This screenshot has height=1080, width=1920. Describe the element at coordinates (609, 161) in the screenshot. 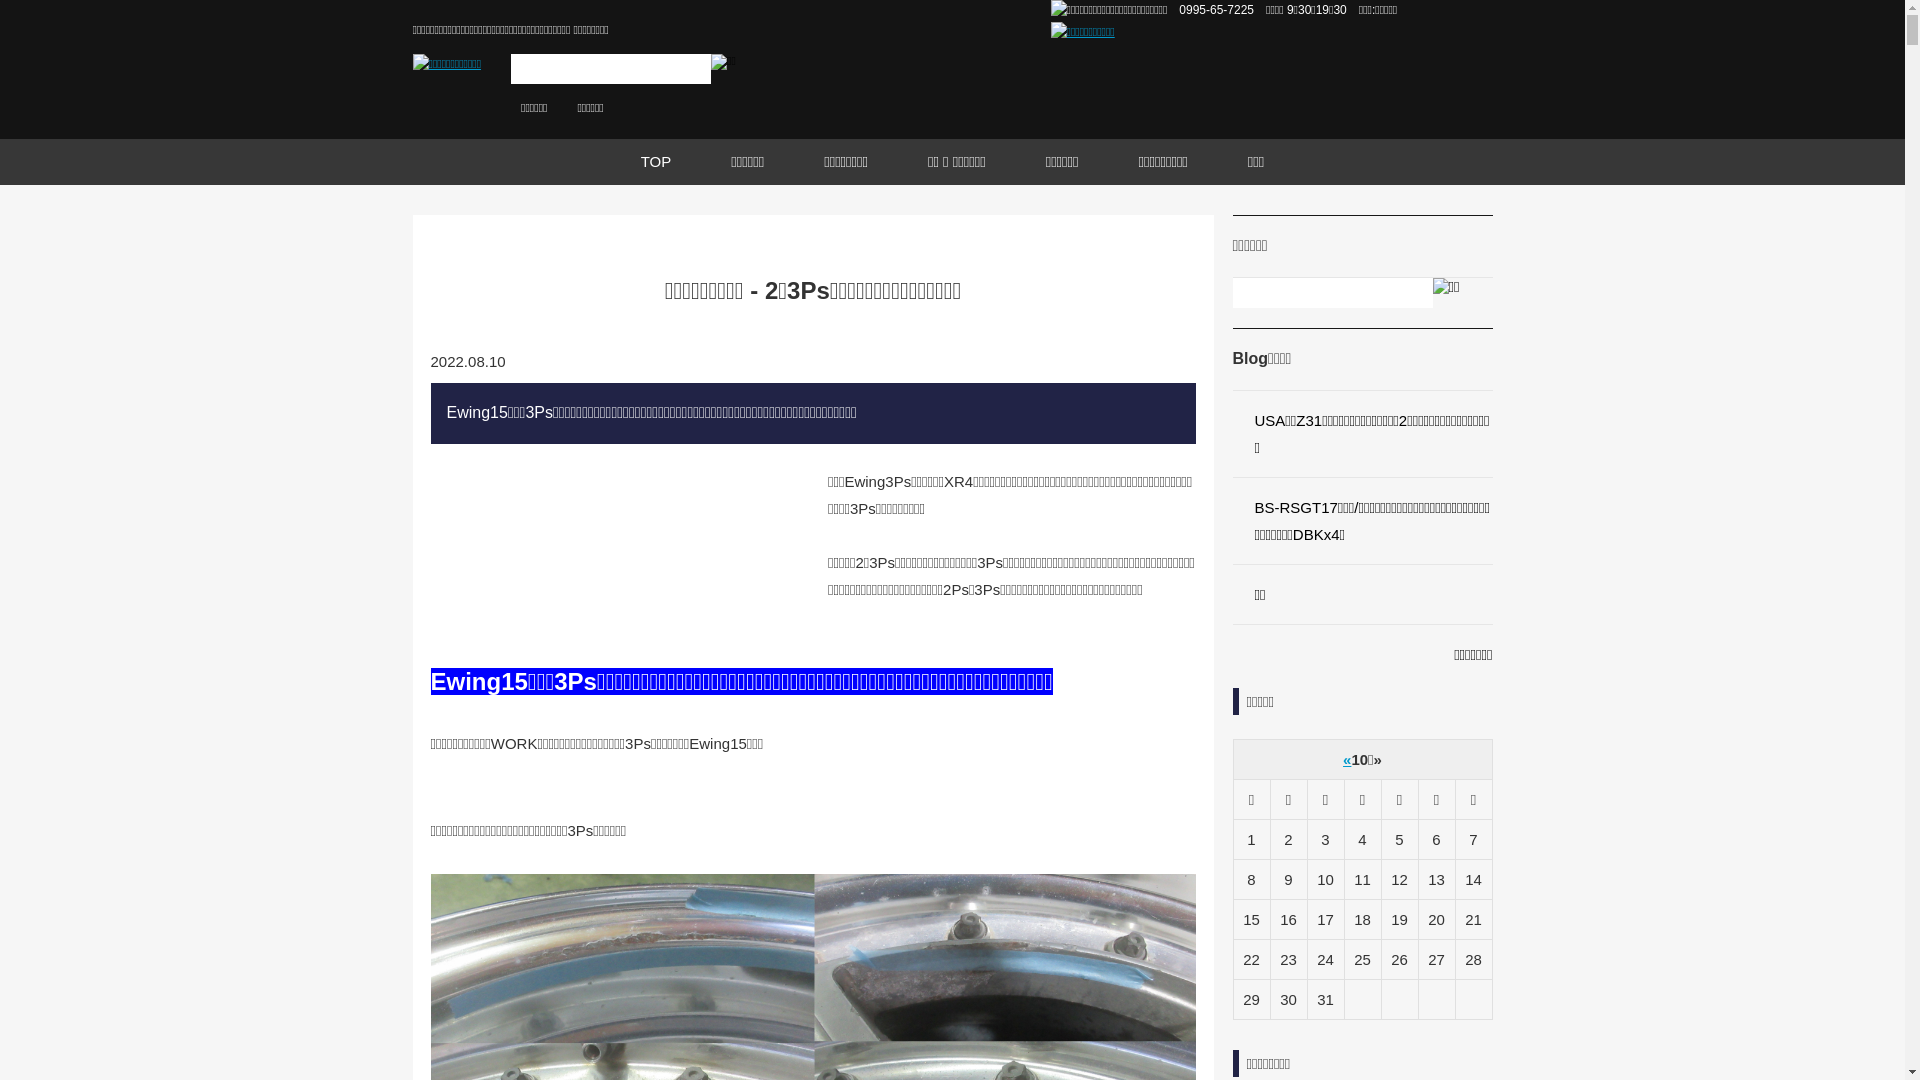

I see `'TOP'` at that location.